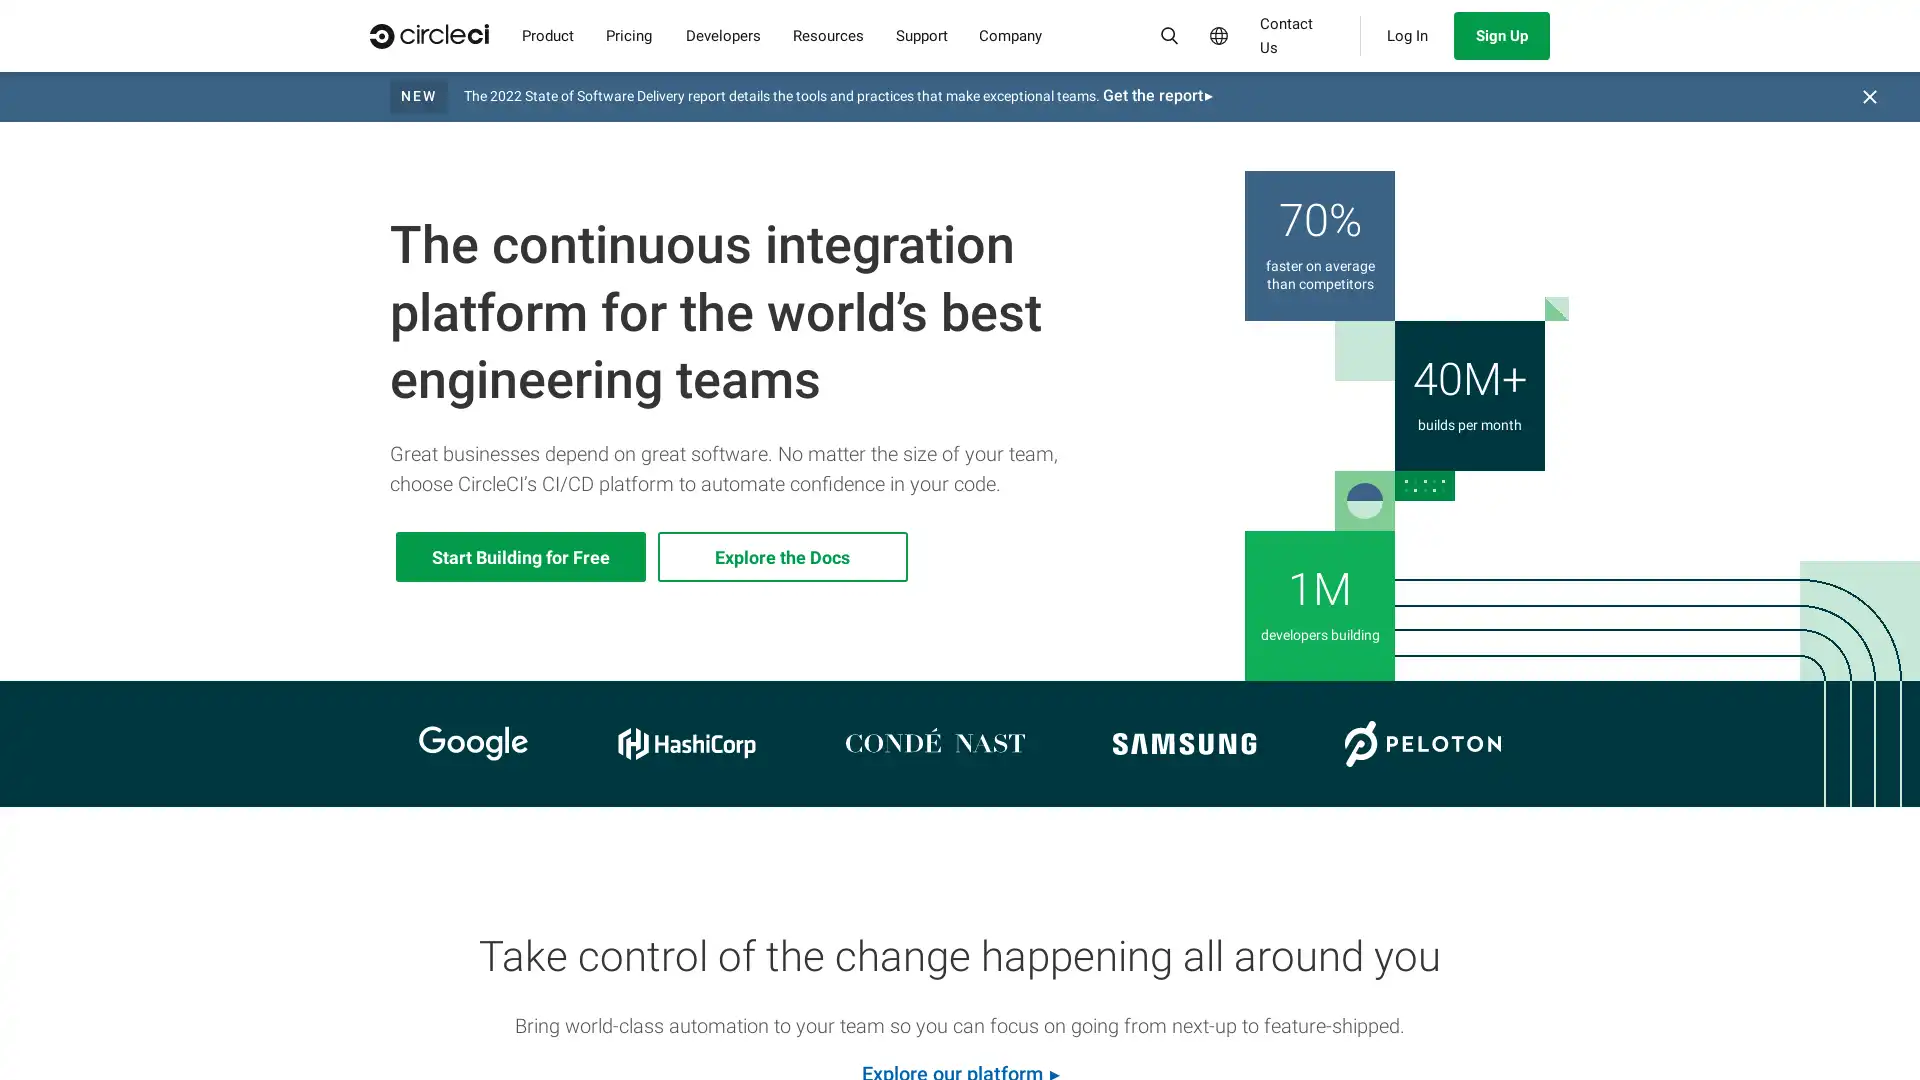  What do you see at coordinates (1169, 35) in the screenshot?
I see `Search` at bounding box center [1169, 35].